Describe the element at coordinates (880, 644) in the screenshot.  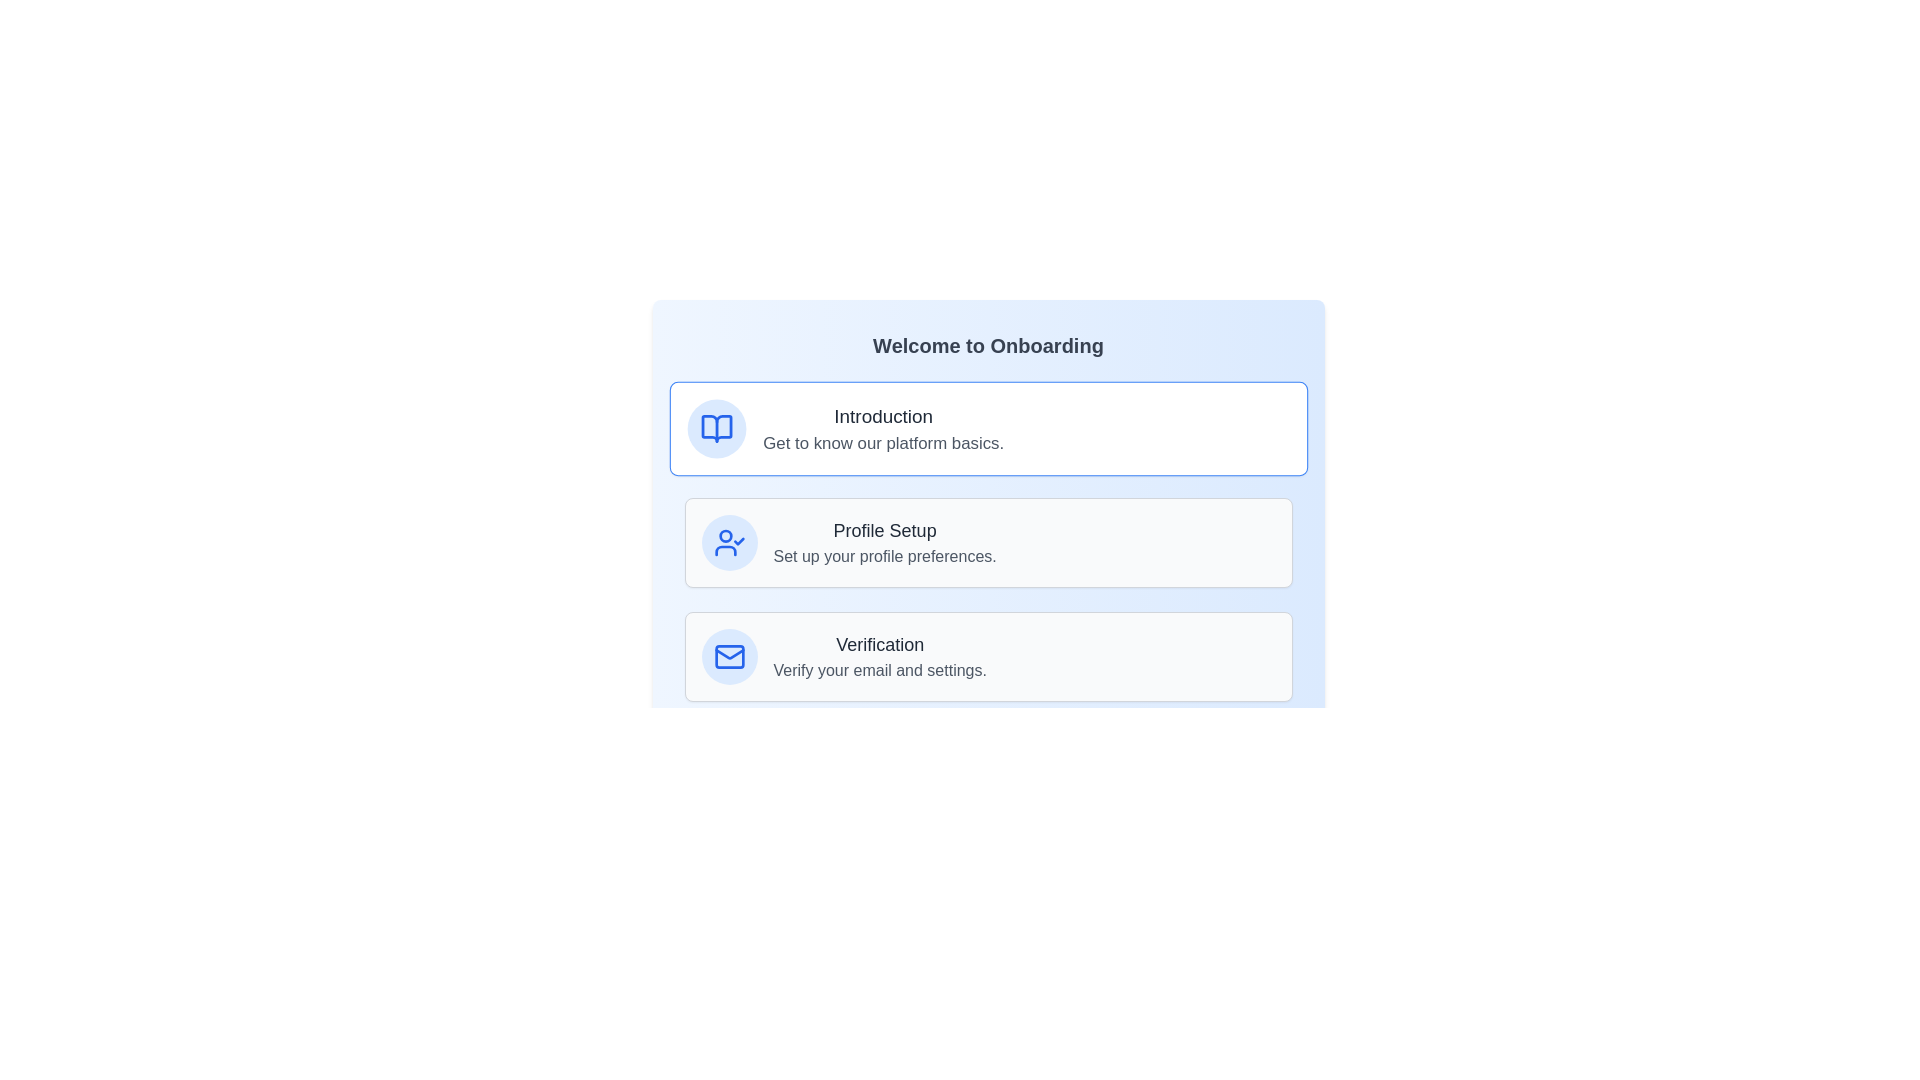
I see `the bold header text labeled 'Verification', which is the primary heading of its section, located in the third module of a vertical stack` at that location.